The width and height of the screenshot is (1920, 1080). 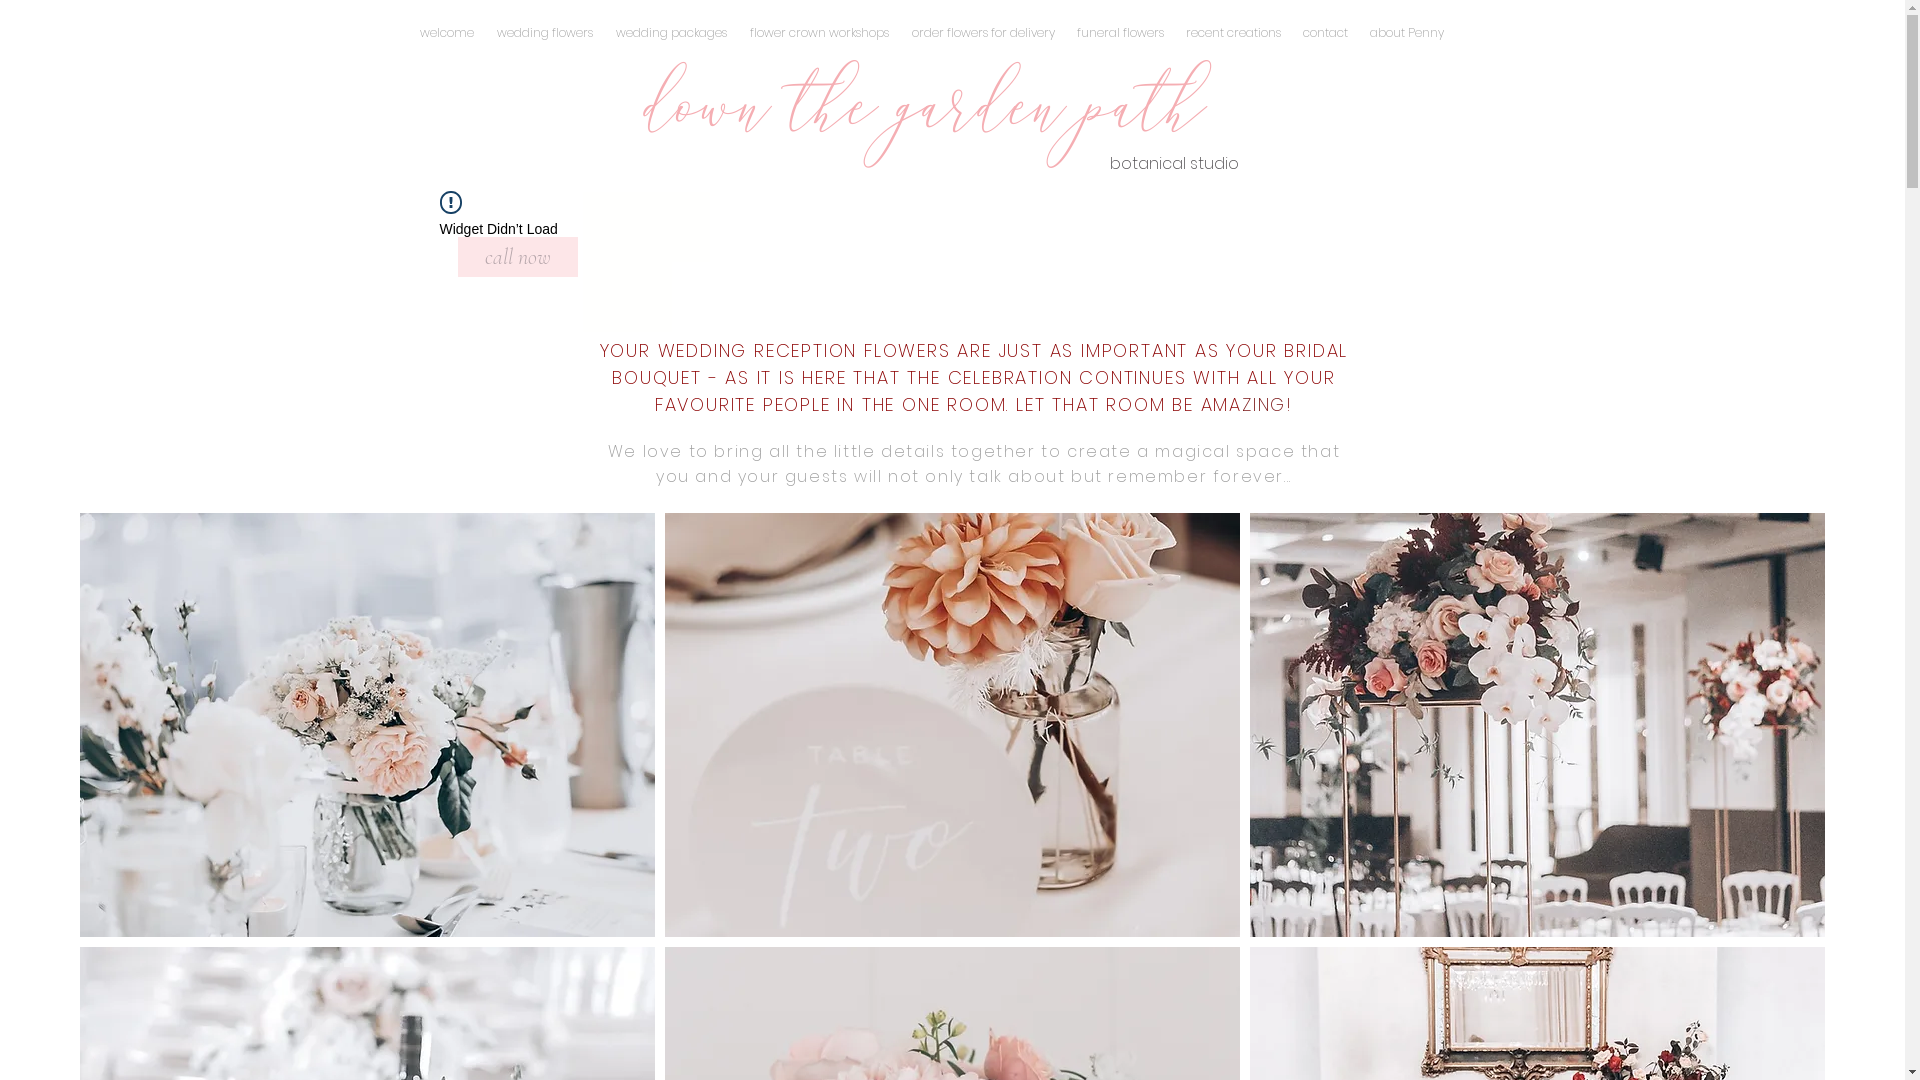 I want to click on 'call now', so click(x=518, y=256).